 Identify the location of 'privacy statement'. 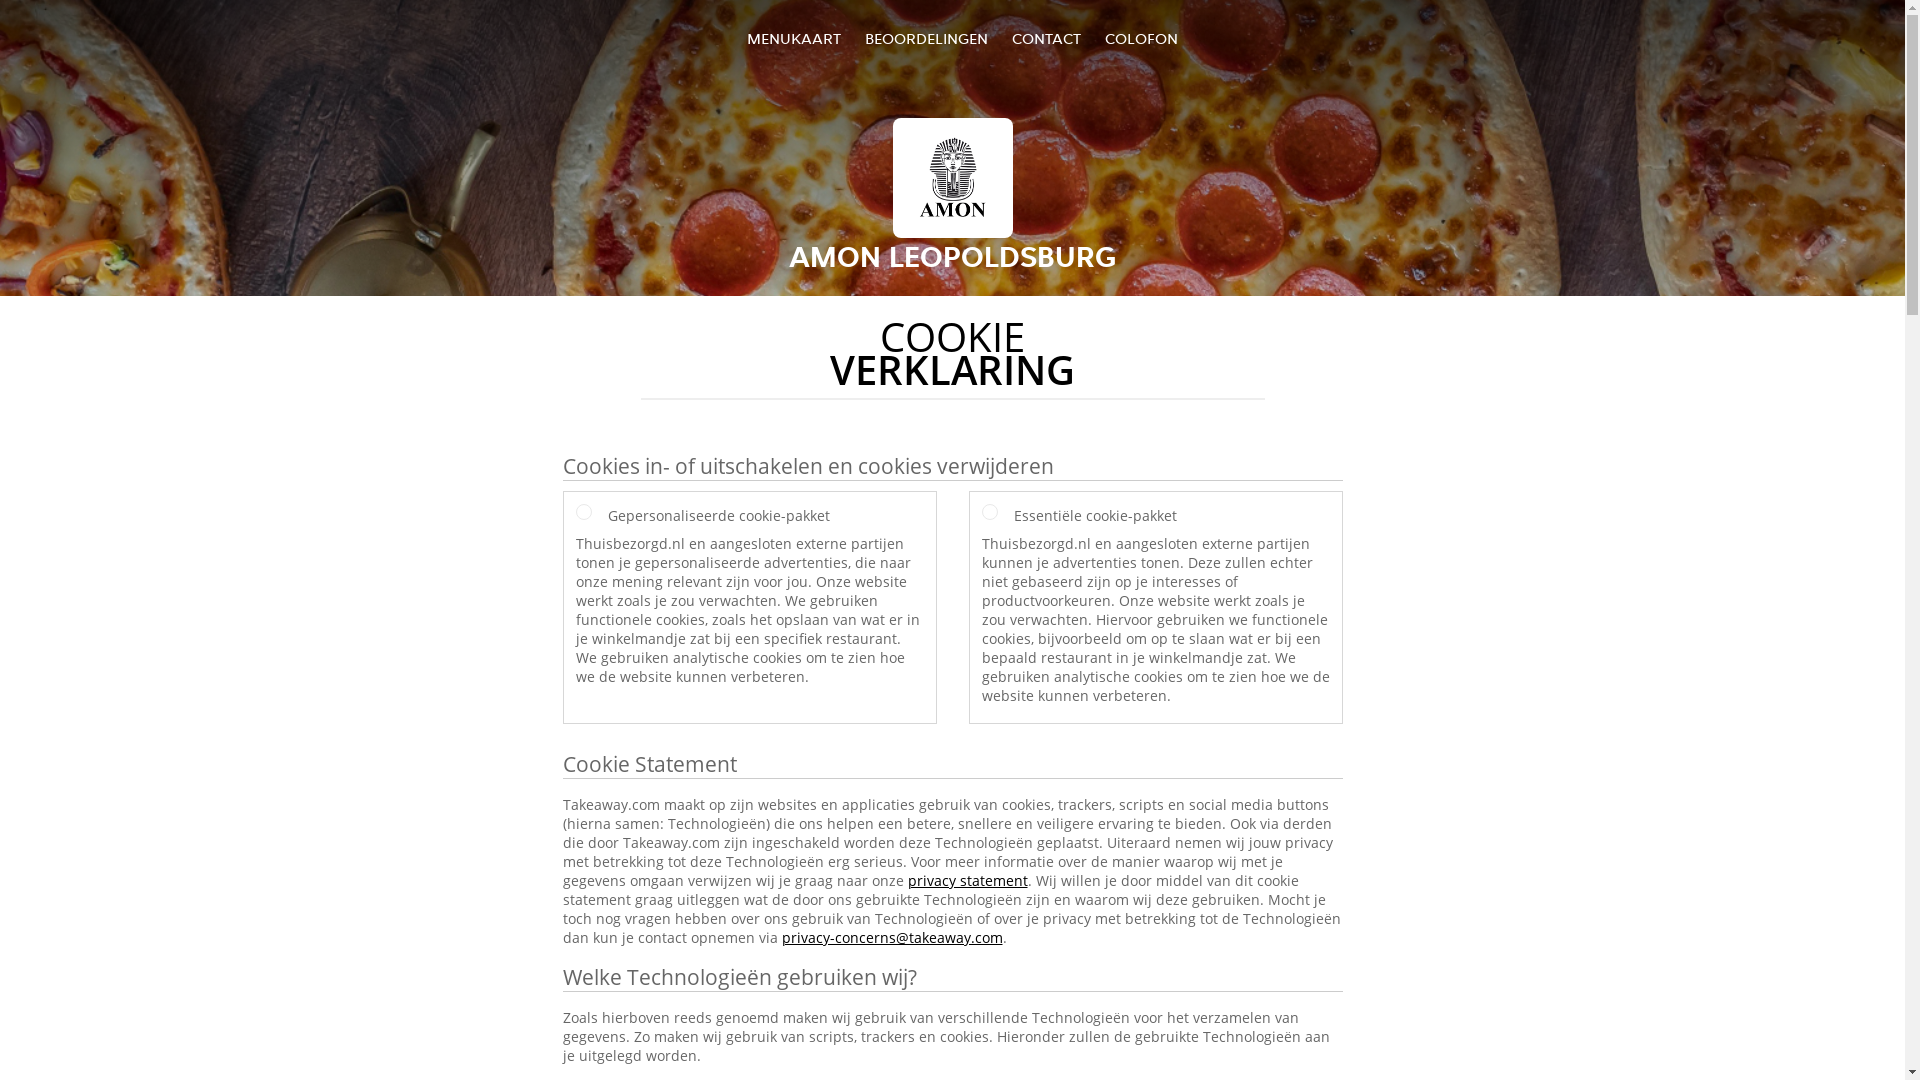
(906, 879).